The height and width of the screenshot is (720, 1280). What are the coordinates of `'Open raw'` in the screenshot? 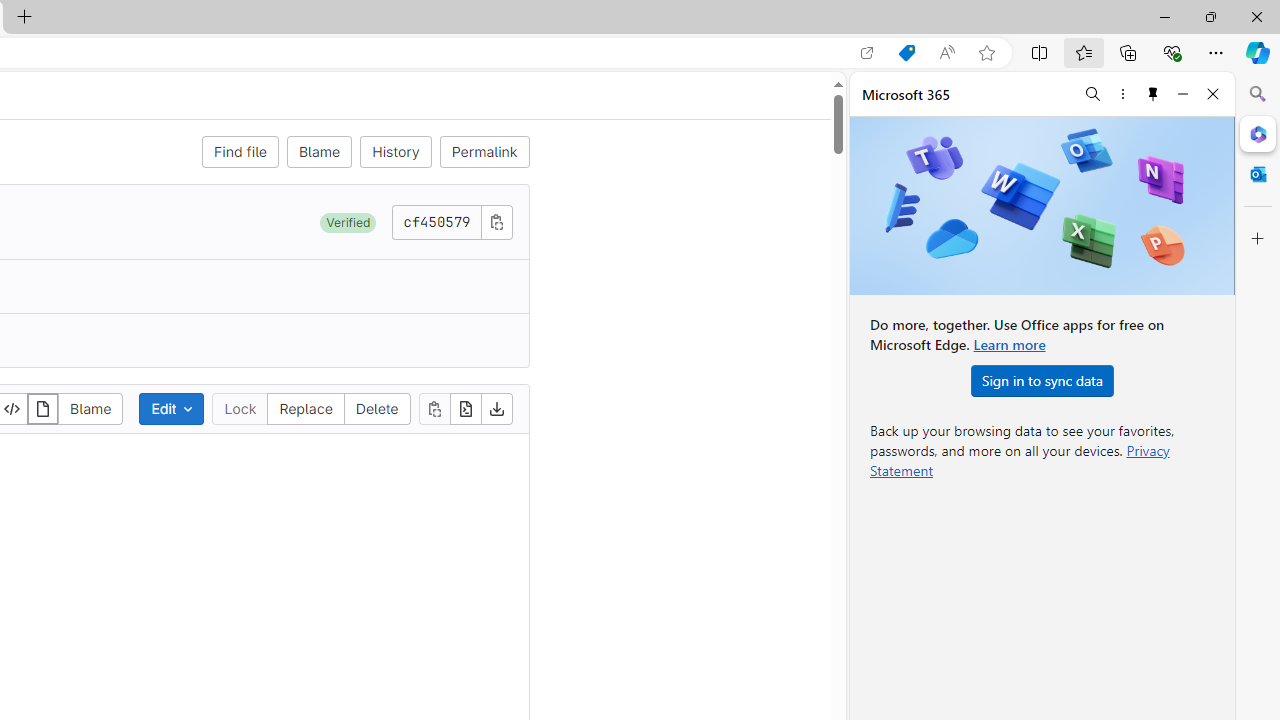 It's located at (464, 407).